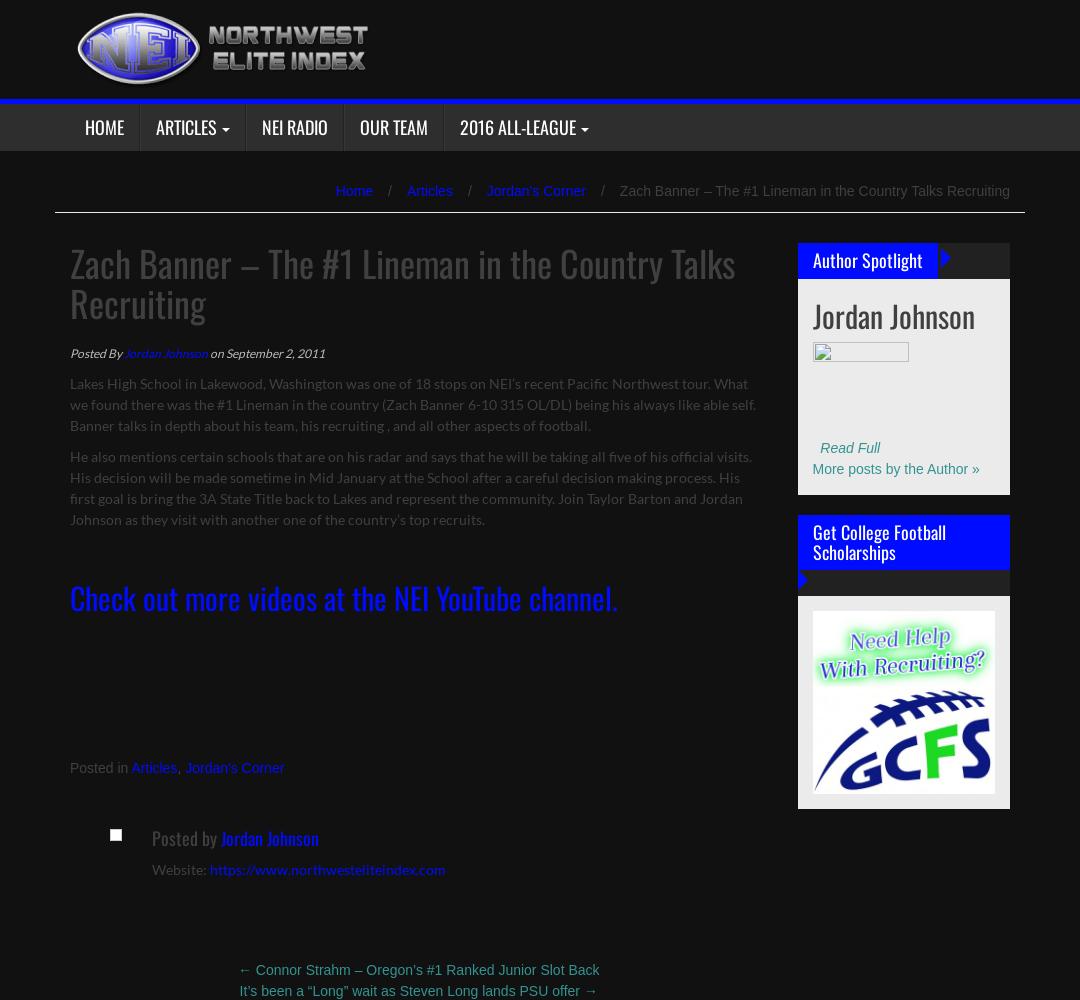  What do you see at coordinates (866, 260) in the screenshot?
I see `'Author Spotlight'` at bounding box center [866, 260].